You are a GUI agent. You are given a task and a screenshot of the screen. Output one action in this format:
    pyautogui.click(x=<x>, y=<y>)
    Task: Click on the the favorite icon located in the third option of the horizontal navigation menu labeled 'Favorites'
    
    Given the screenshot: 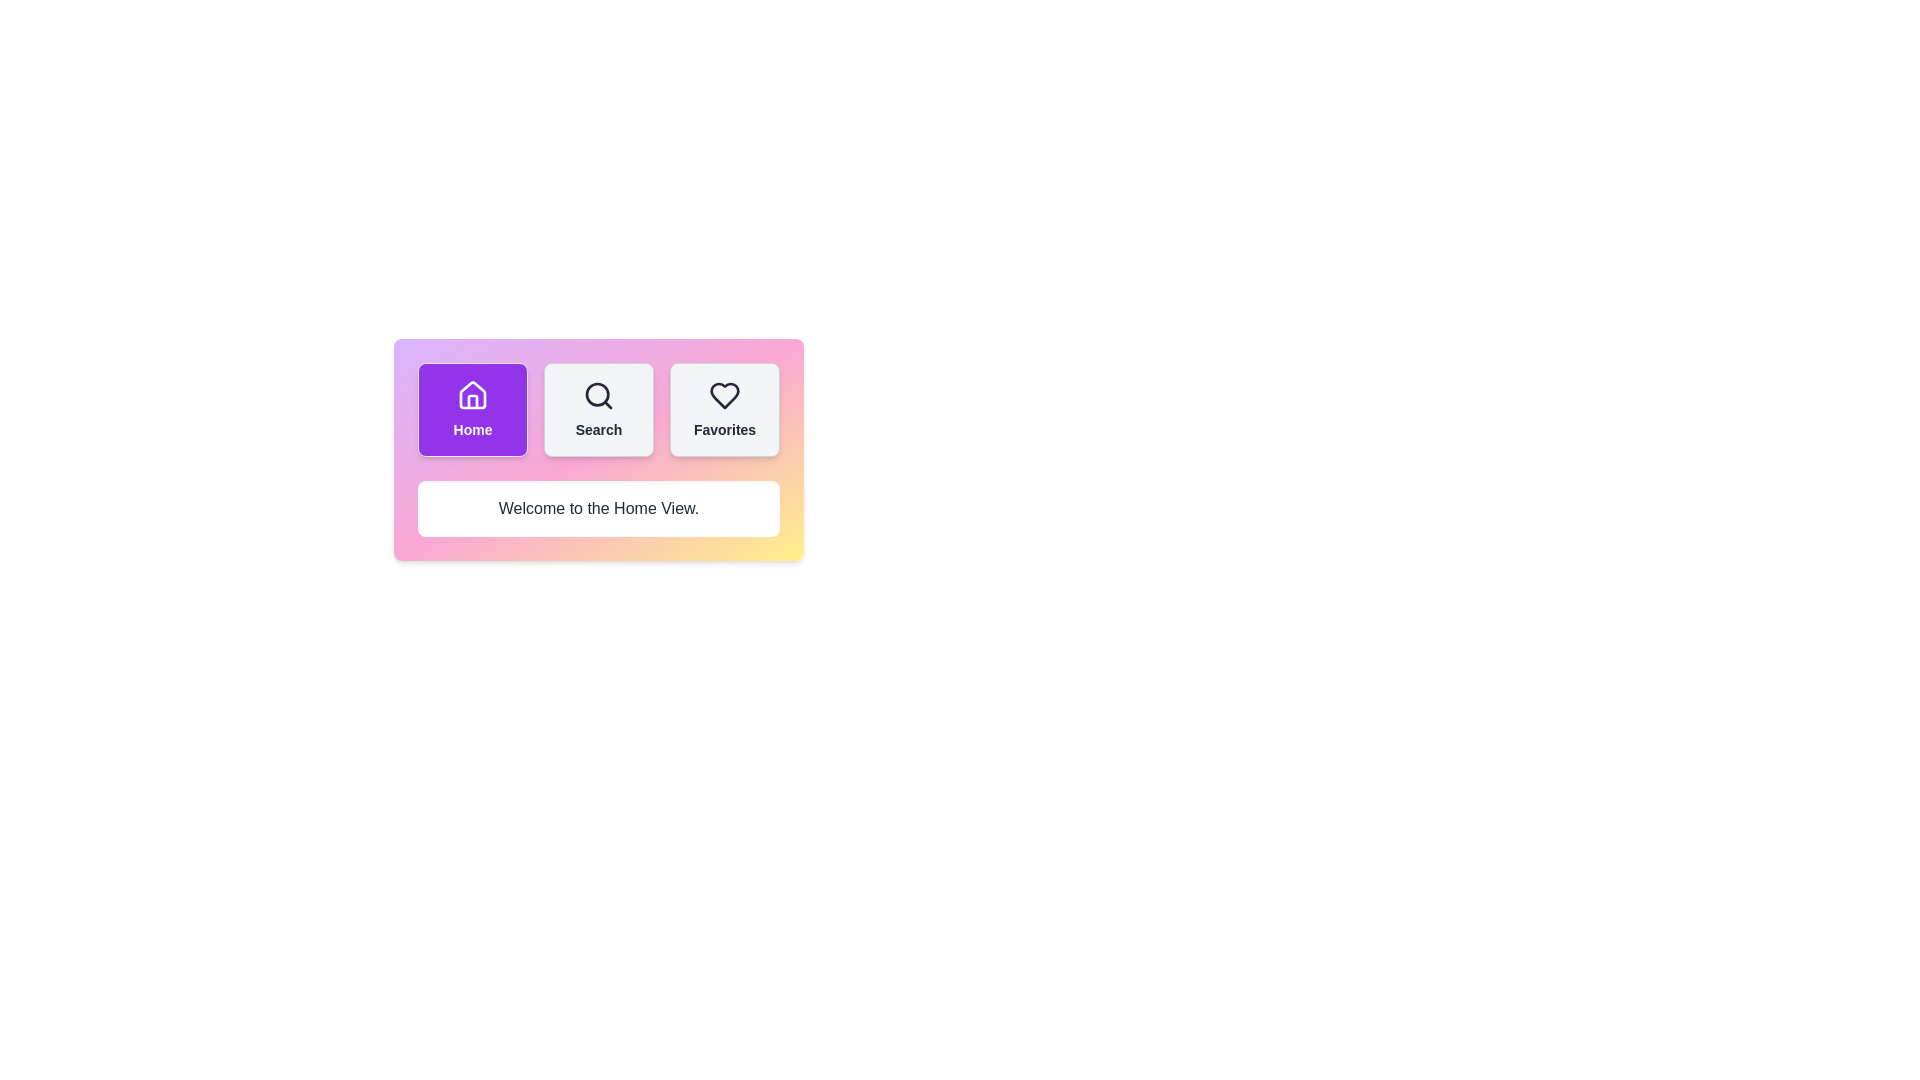 What is the action you would take?
    pyautogui.click(x=723, y=396)
    